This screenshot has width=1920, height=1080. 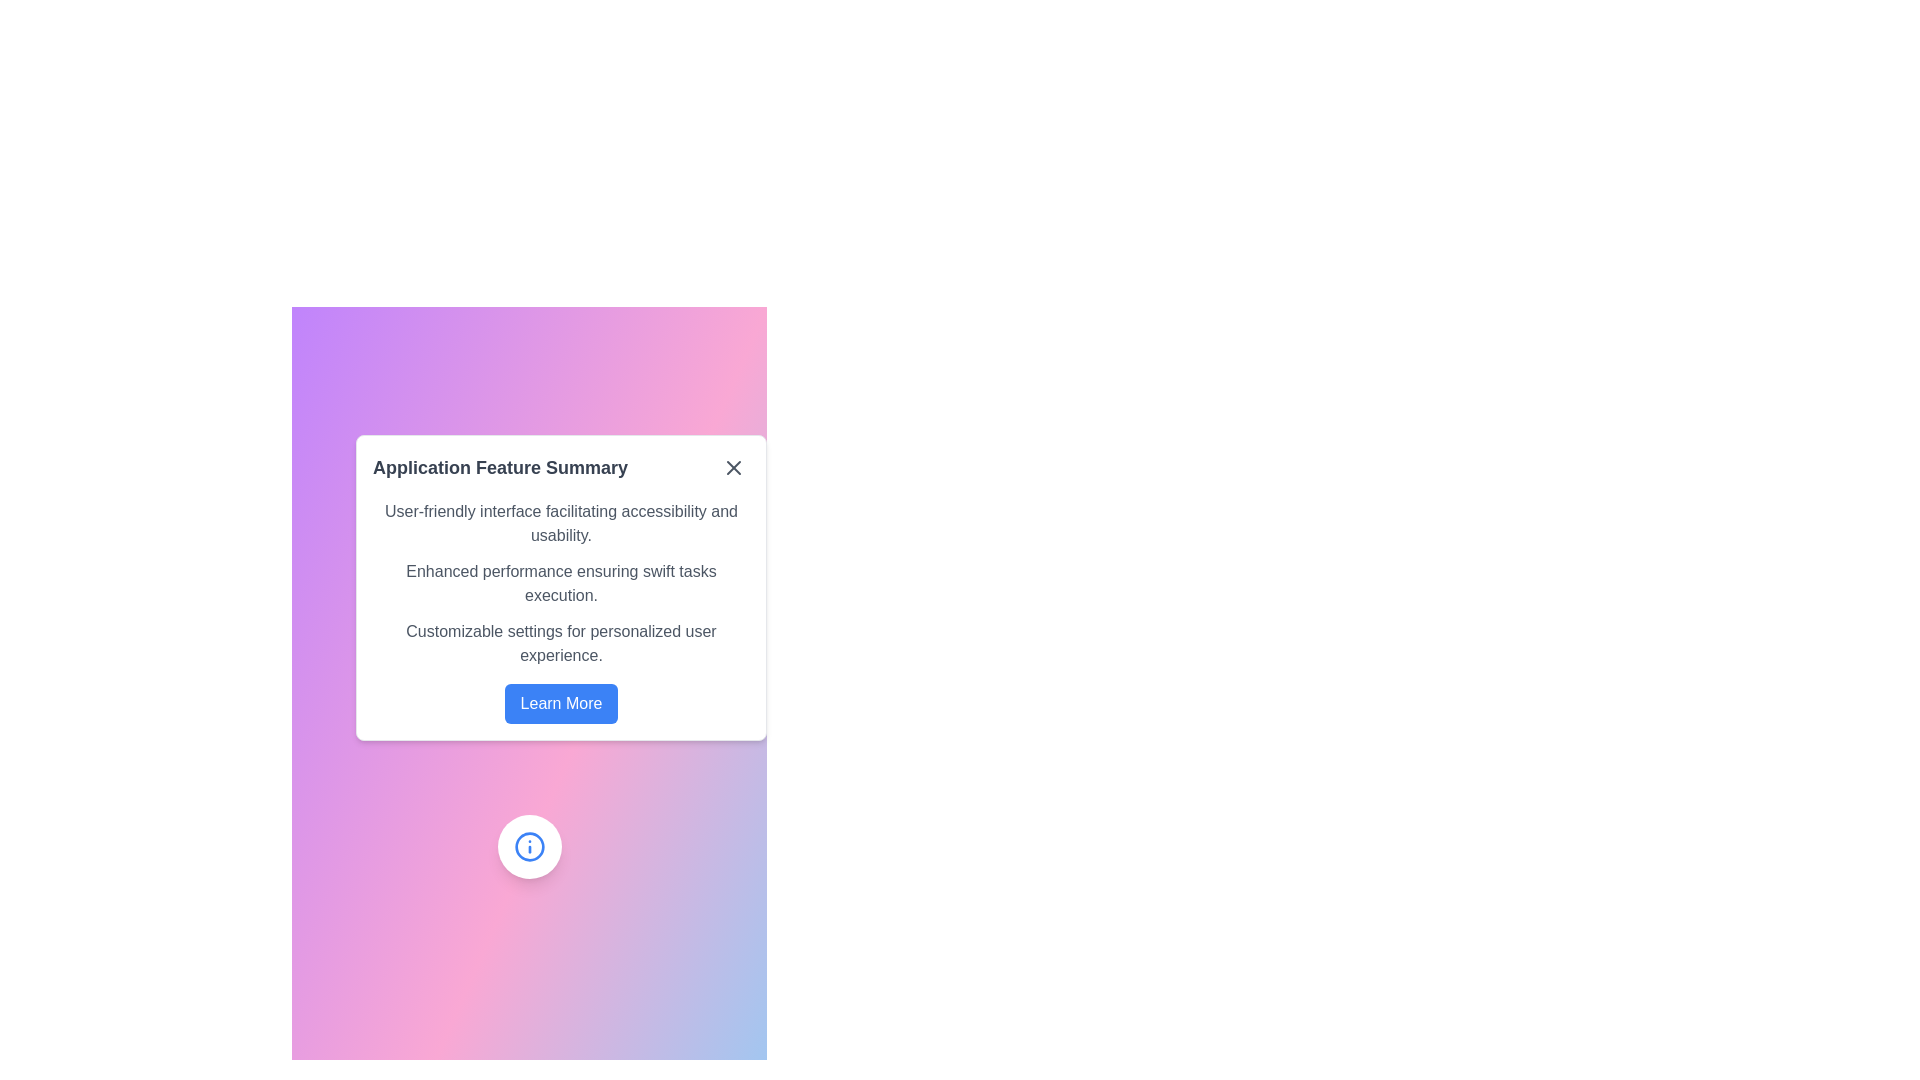 I want to click on displayed text 'User-friendly interface facilitating accessibility and usability.' from the first item in the vertical list under the section labeled 'Application Feature Summary', so click(x=560, y=523).